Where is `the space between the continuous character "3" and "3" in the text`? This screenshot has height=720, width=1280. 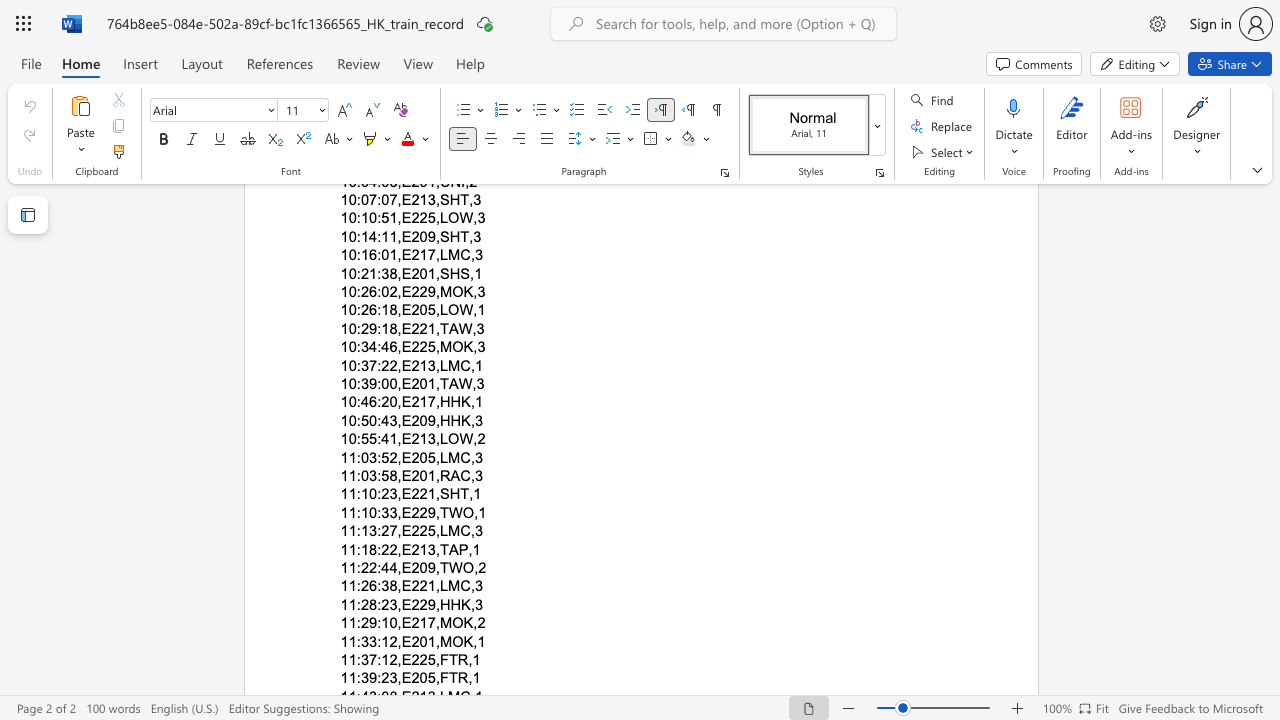 the space between the continuous character "3" and "3" in the text is located at coordinates (369, 641).